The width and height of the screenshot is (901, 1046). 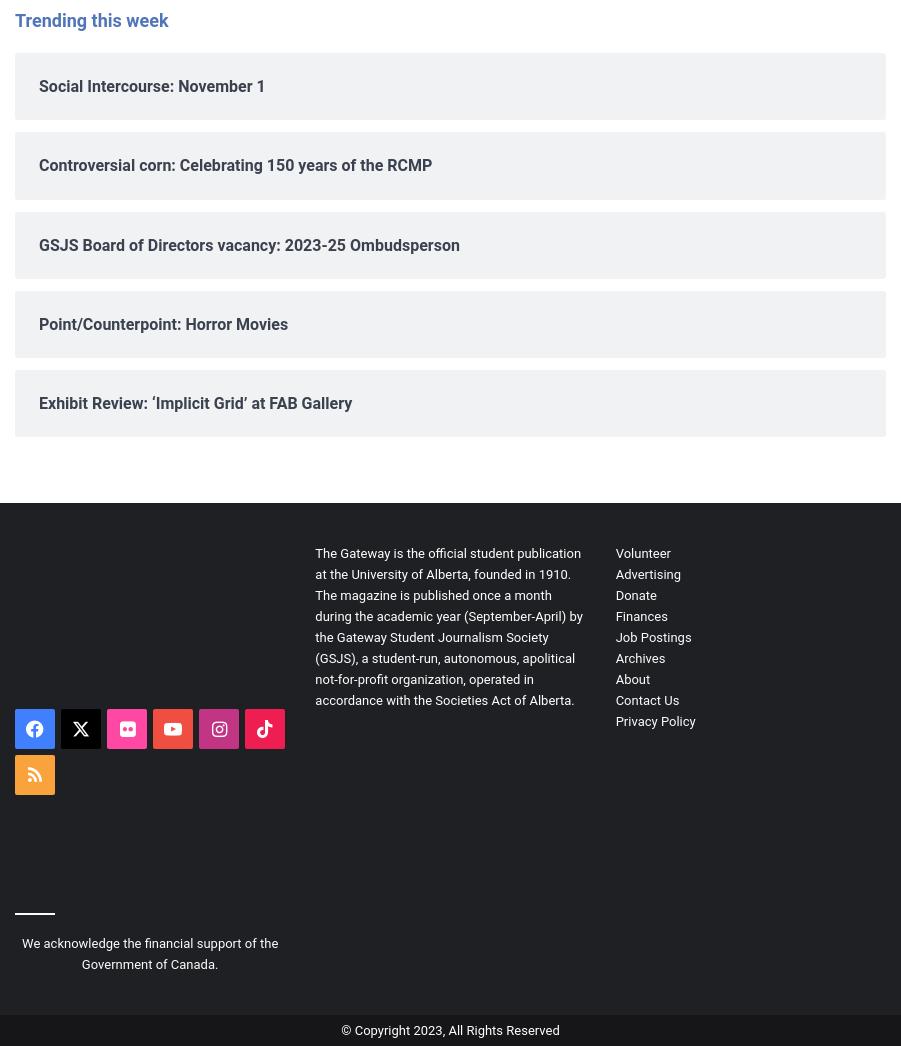 What do you see at coordinates (632, 678) in the screenshot?
I see `'About'` at bounding box center [632, 678].